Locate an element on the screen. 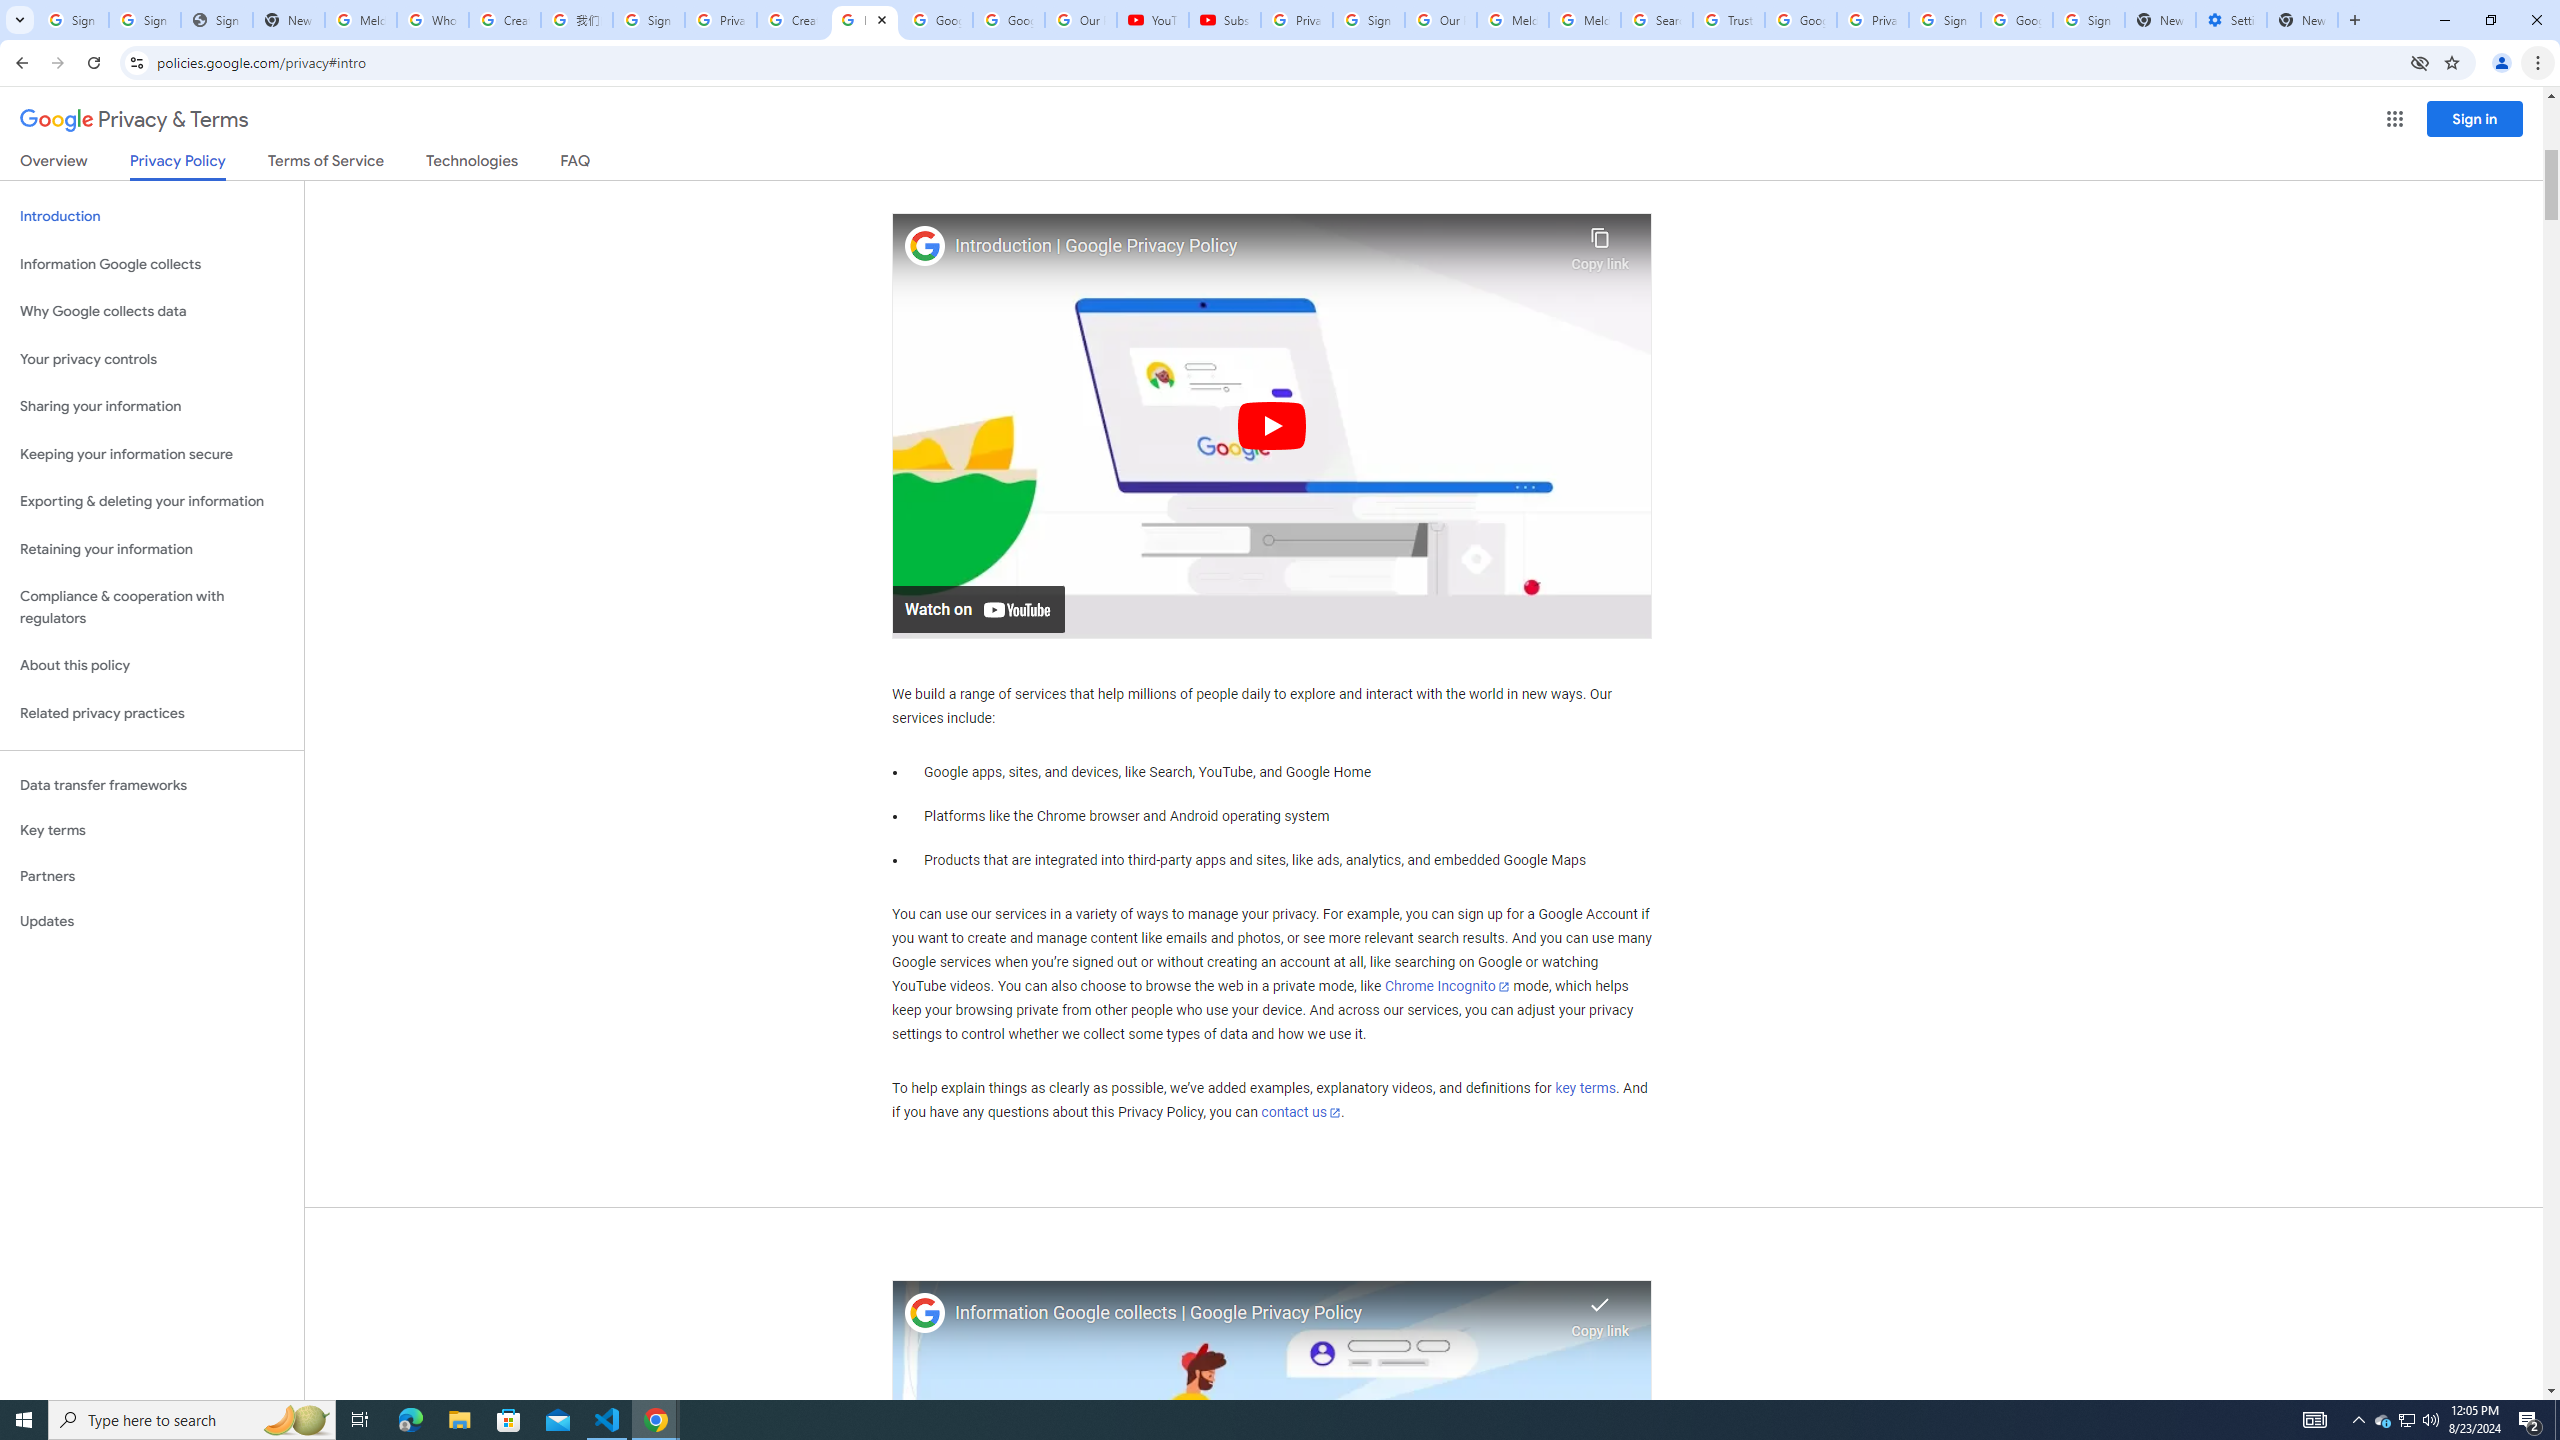 The width and height of the screenshot is (2560, 1440). 'Exporting & deleting your information' is located at coordinates (151, 501).